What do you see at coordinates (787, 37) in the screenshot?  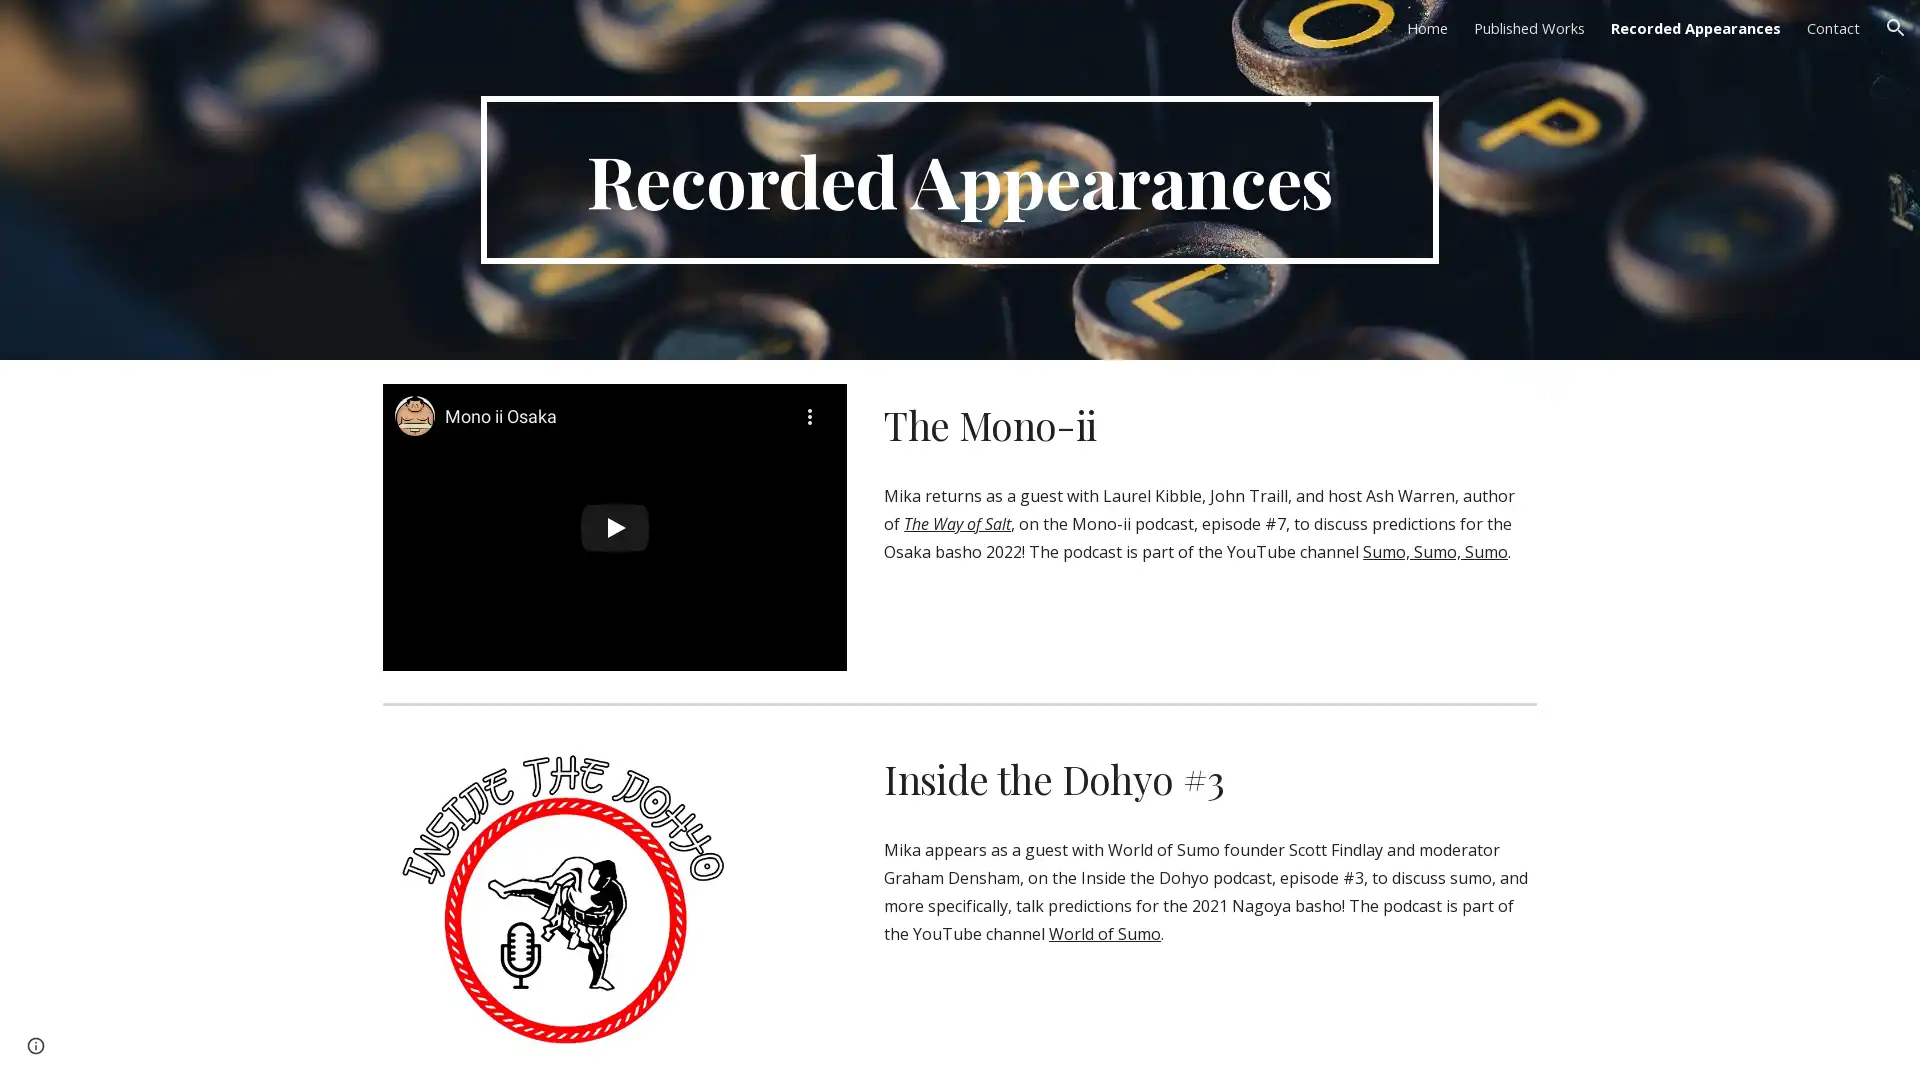 I see `Skip to main content` at bounding box center [787, 37].